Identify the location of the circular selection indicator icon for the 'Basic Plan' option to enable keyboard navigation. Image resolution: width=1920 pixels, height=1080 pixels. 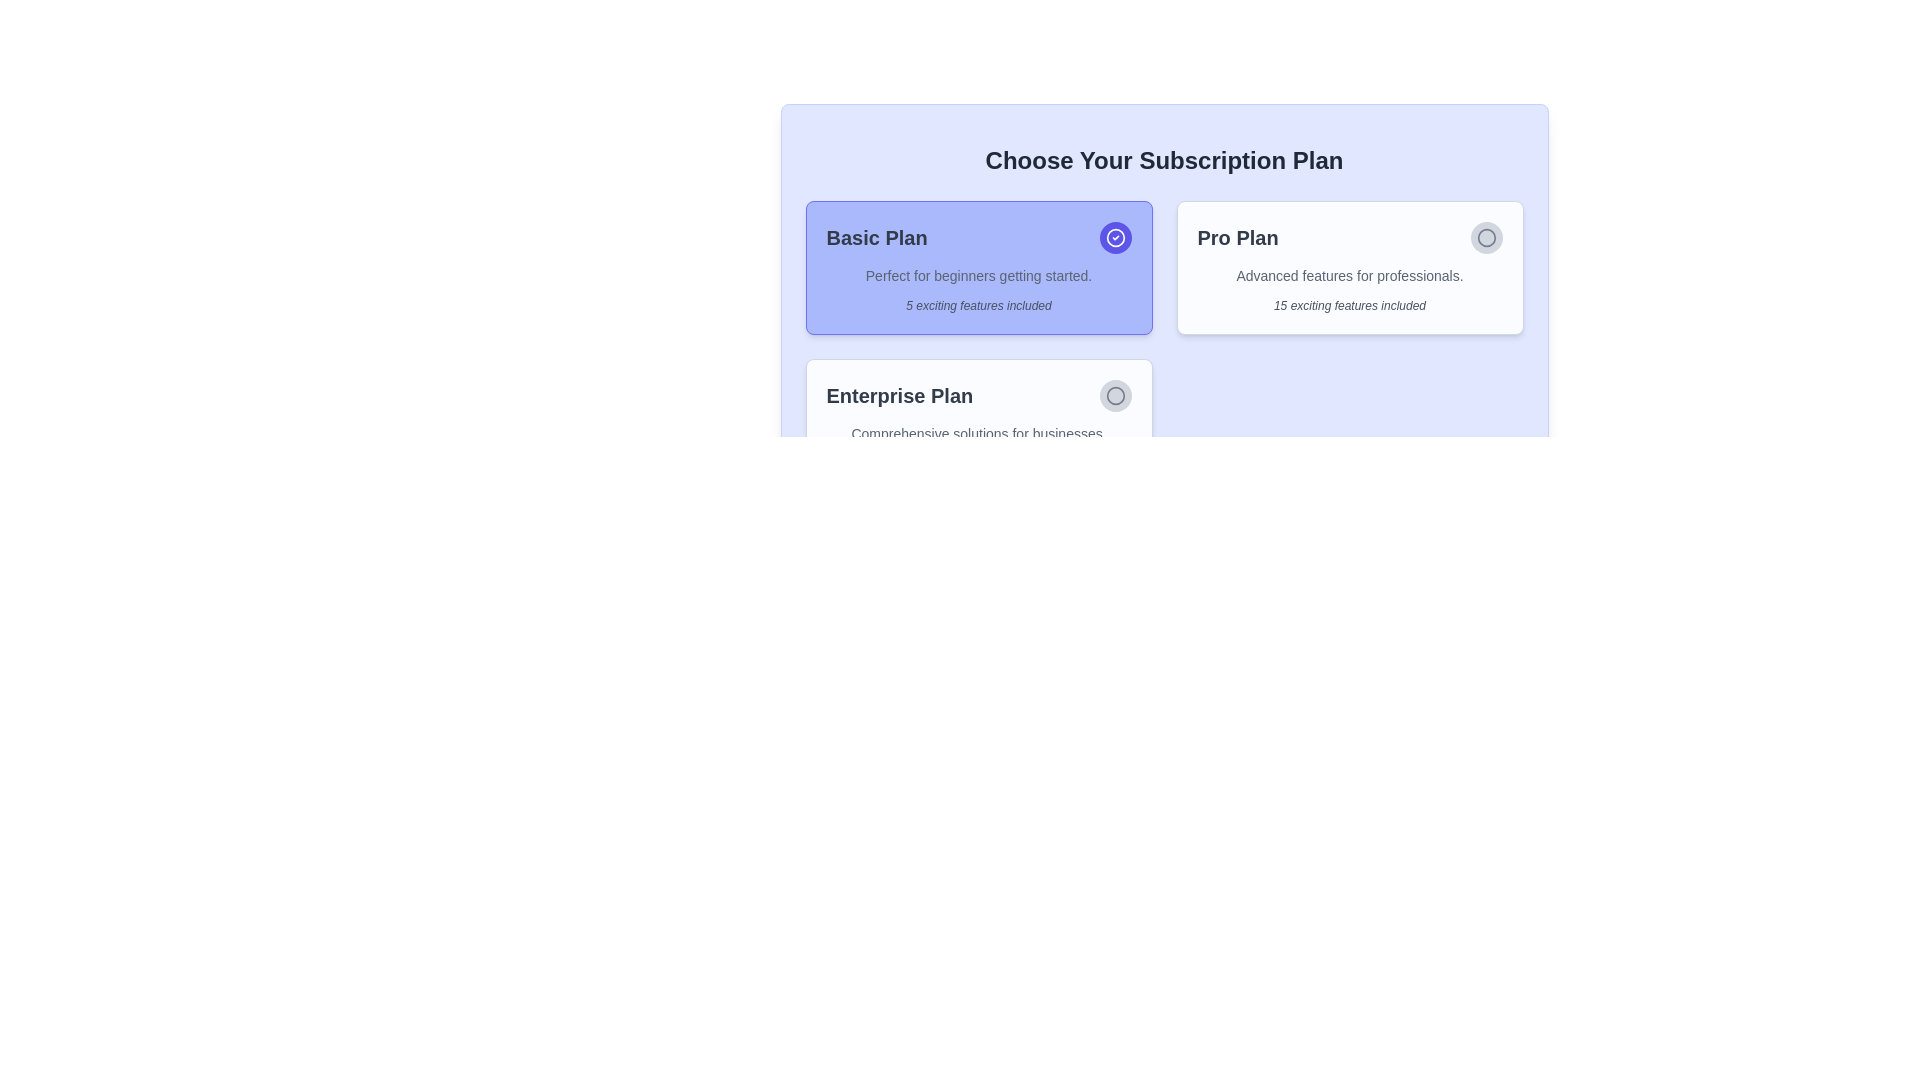
(1114, 396).